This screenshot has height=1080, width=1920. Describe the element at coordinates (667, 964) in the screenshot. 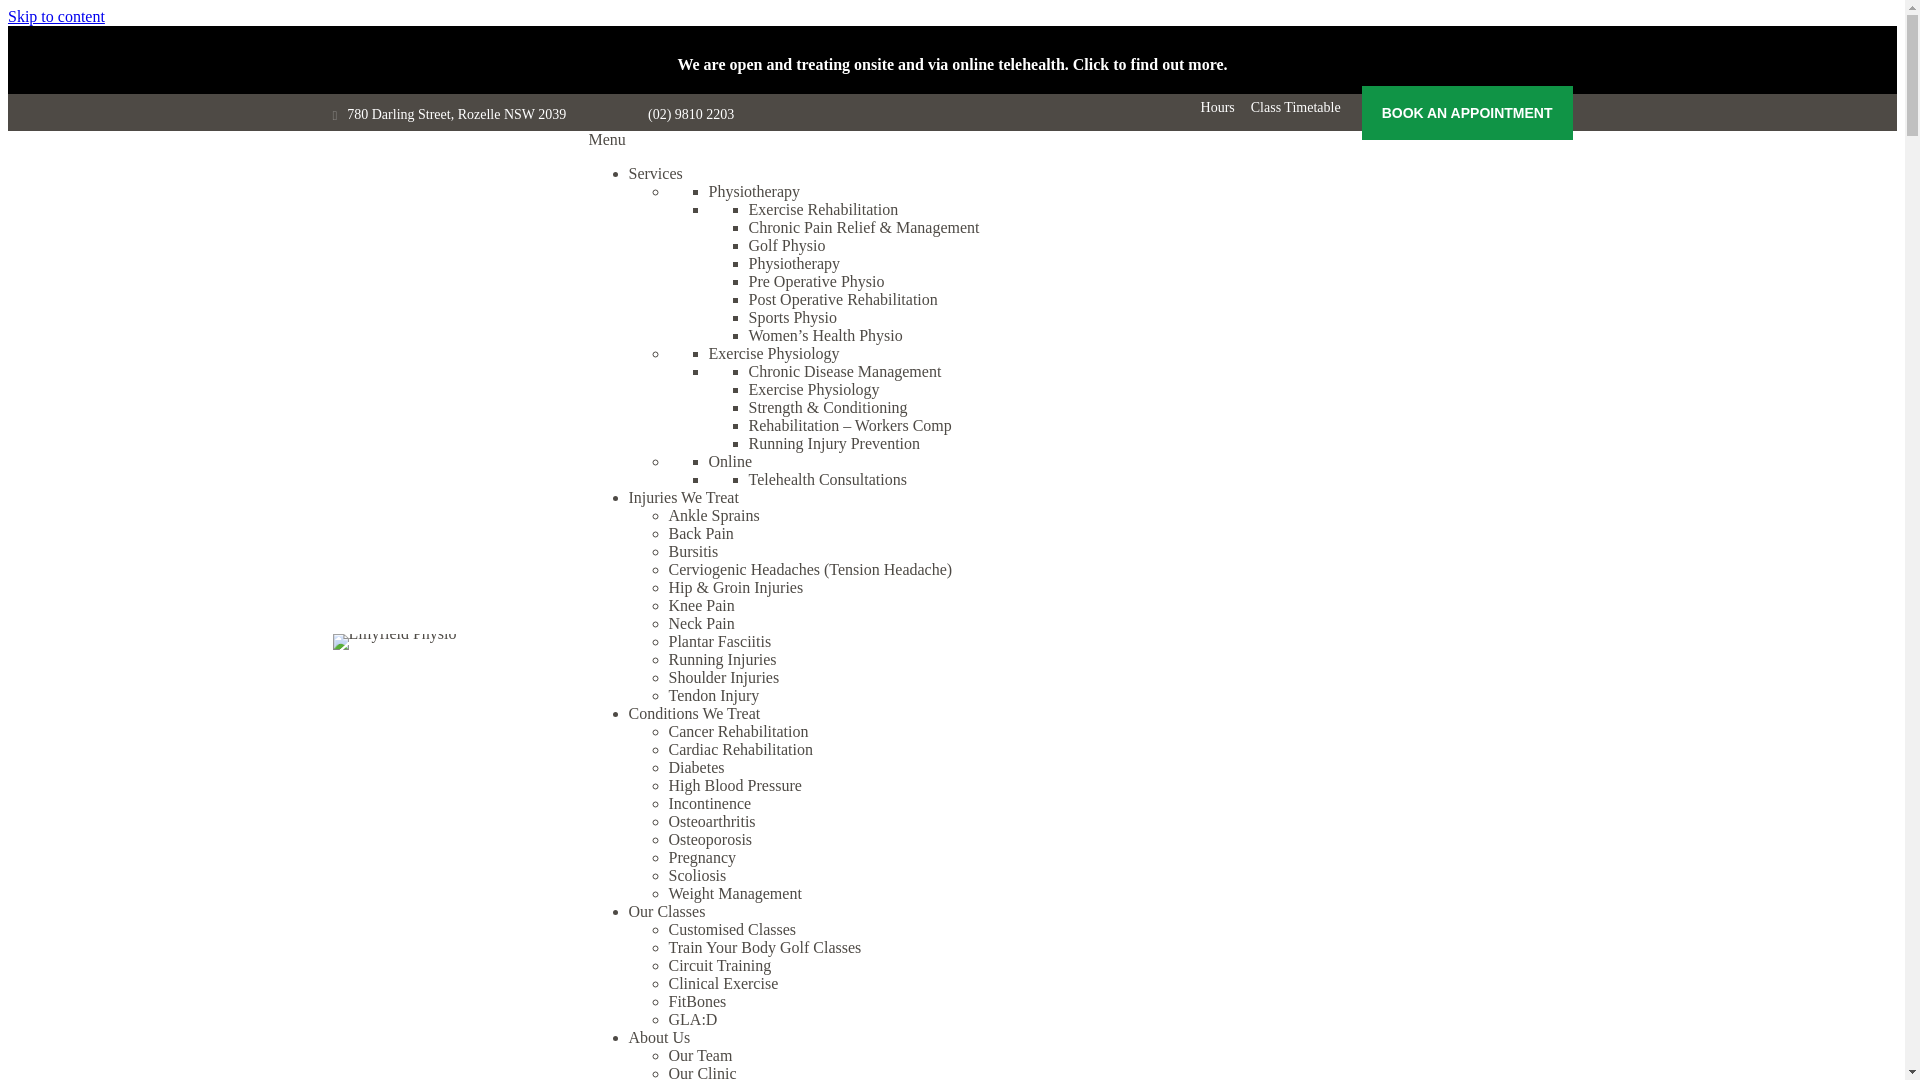

I see `'Circuit Training'` at that location.